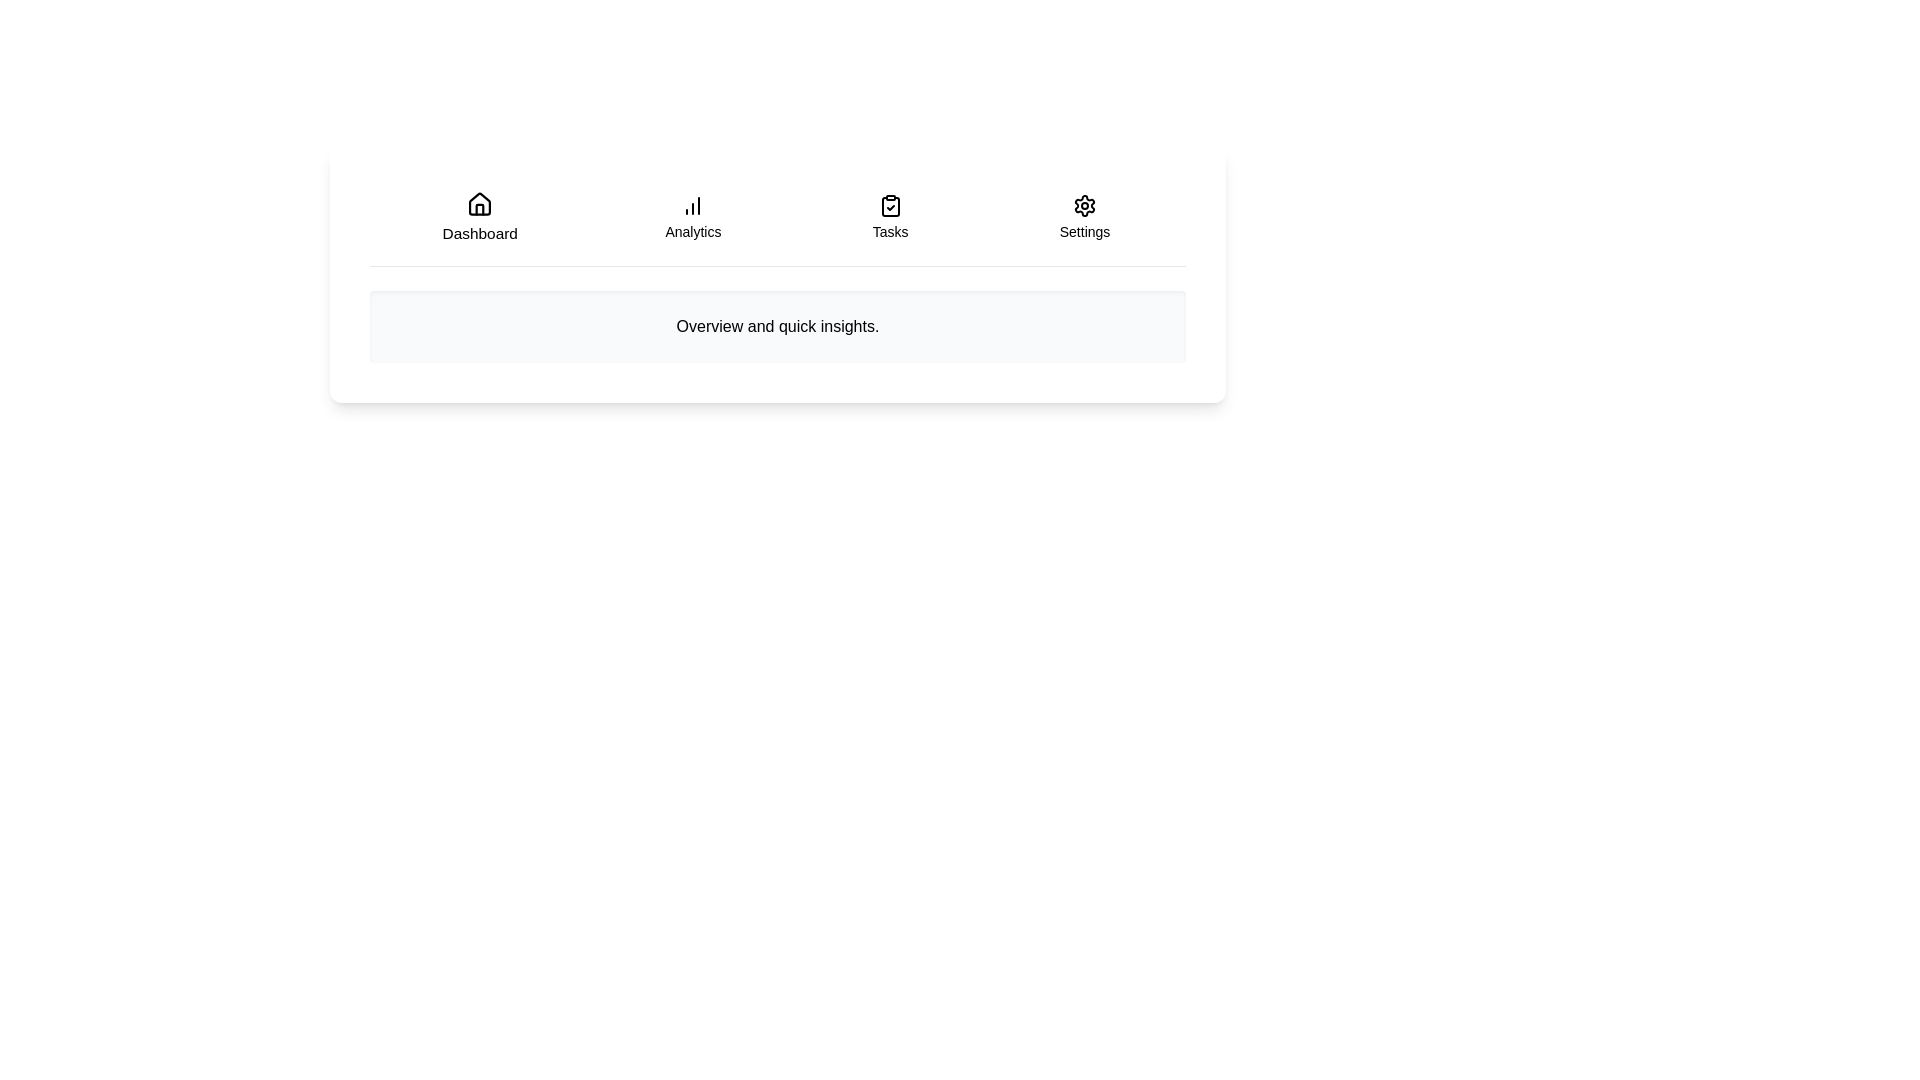  Describe the element at coordinates (889, 205) in the screenshot. I see `the icon button resembling a clipboard with a checkmark, located in the navigation bar between the 'Analytics' and 'Settings' icons` at that location.